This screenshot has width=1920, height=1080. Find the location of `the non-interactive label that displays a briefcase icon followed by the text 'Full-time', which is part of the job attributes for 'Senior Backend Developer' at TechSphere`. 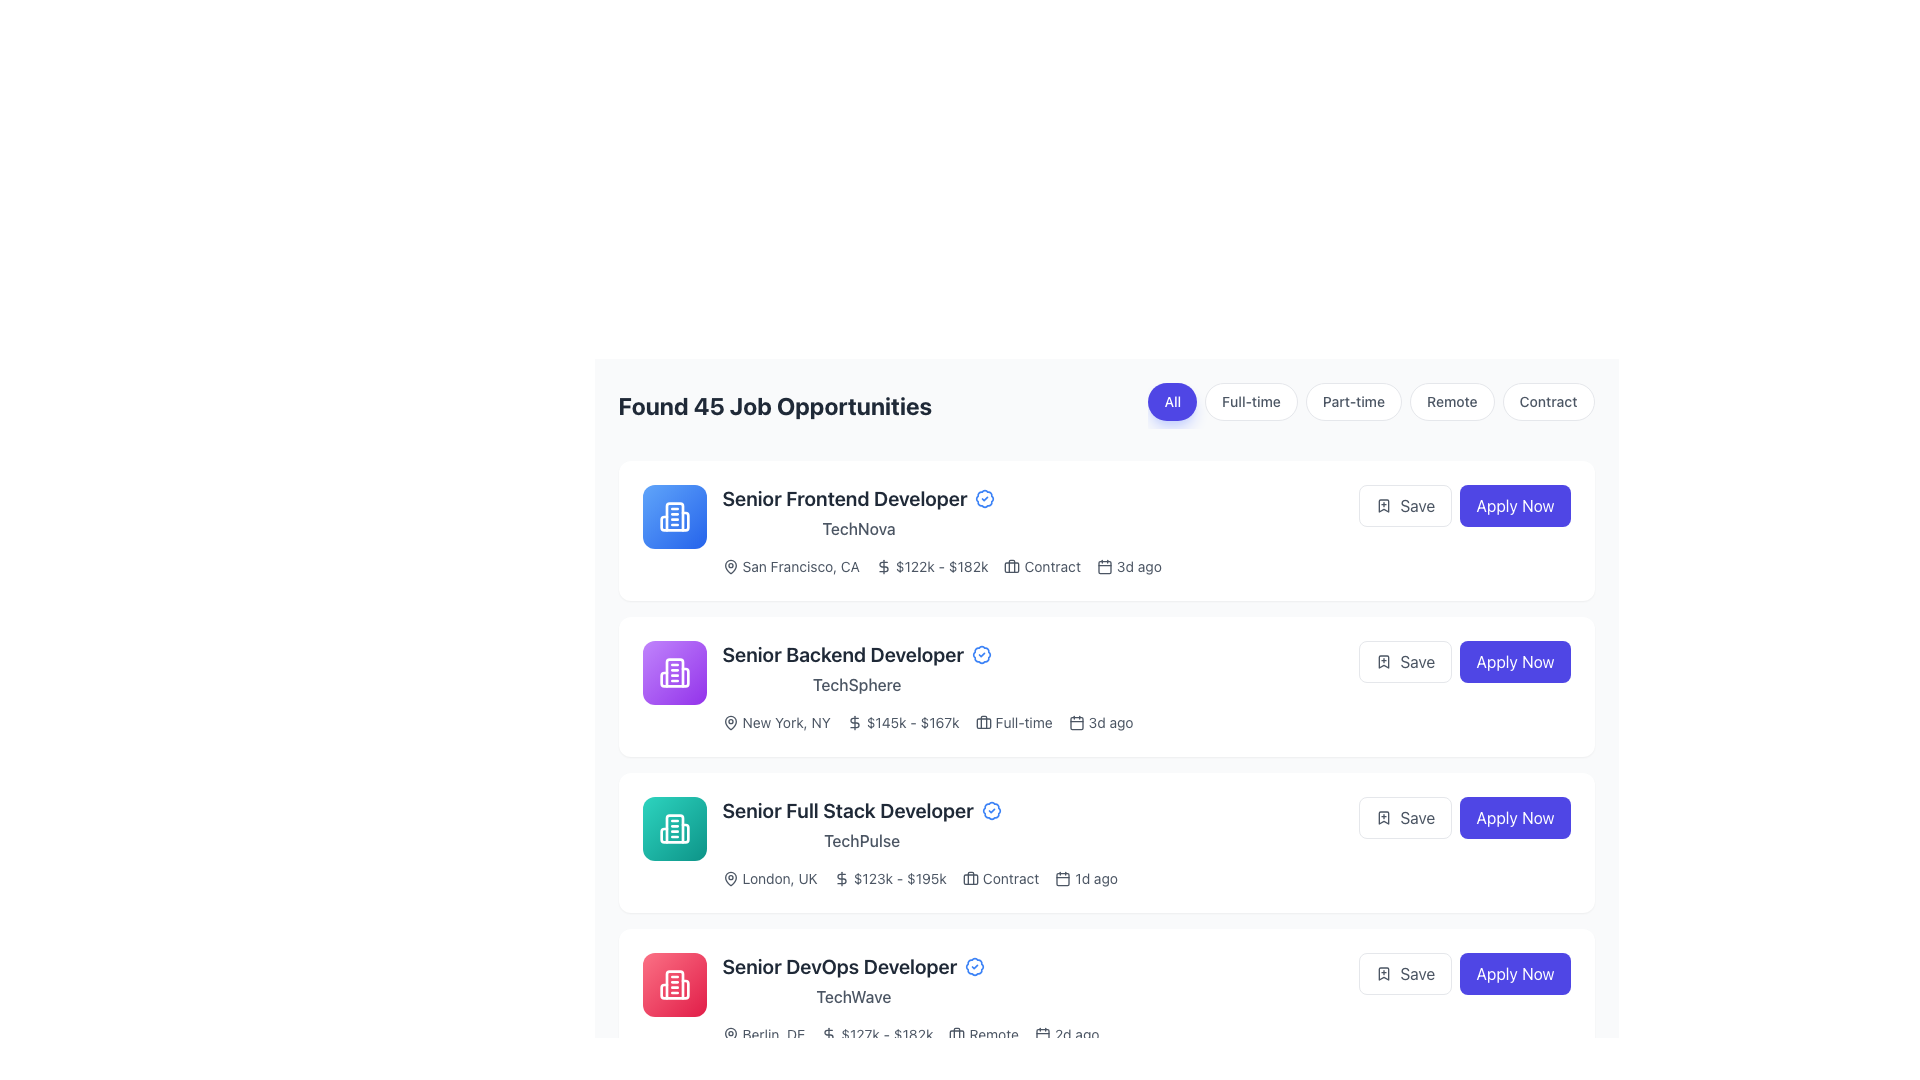

the non-interactive label that displays a briefcase icon followed by the text 'Full-time', which is part of the job attributes for 'Senior Backend Developer' at TechSphere is located at coordinates (1014, 722).